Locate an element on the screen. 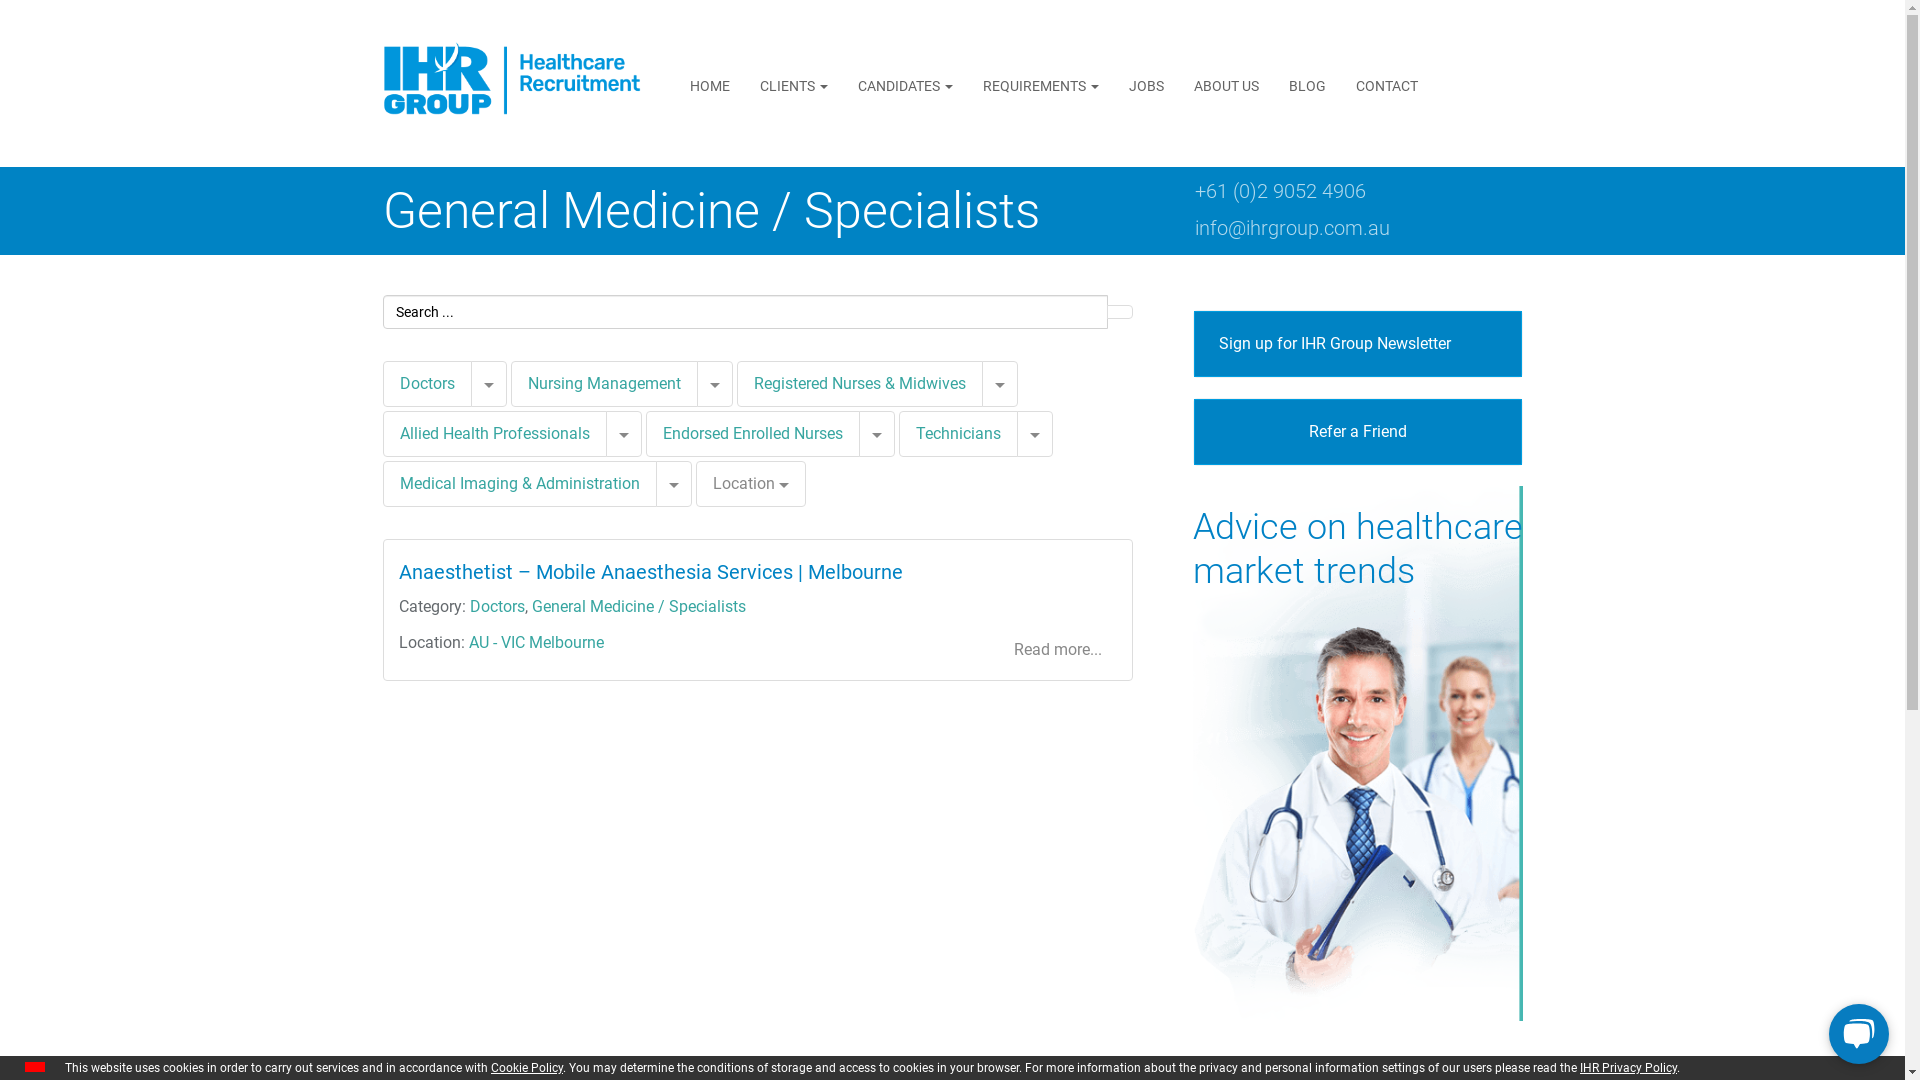 Image resolution: width=1920 pixels, height=1080 pixels. 'Toggle Dropdown' is located at coordinates (696, 384).